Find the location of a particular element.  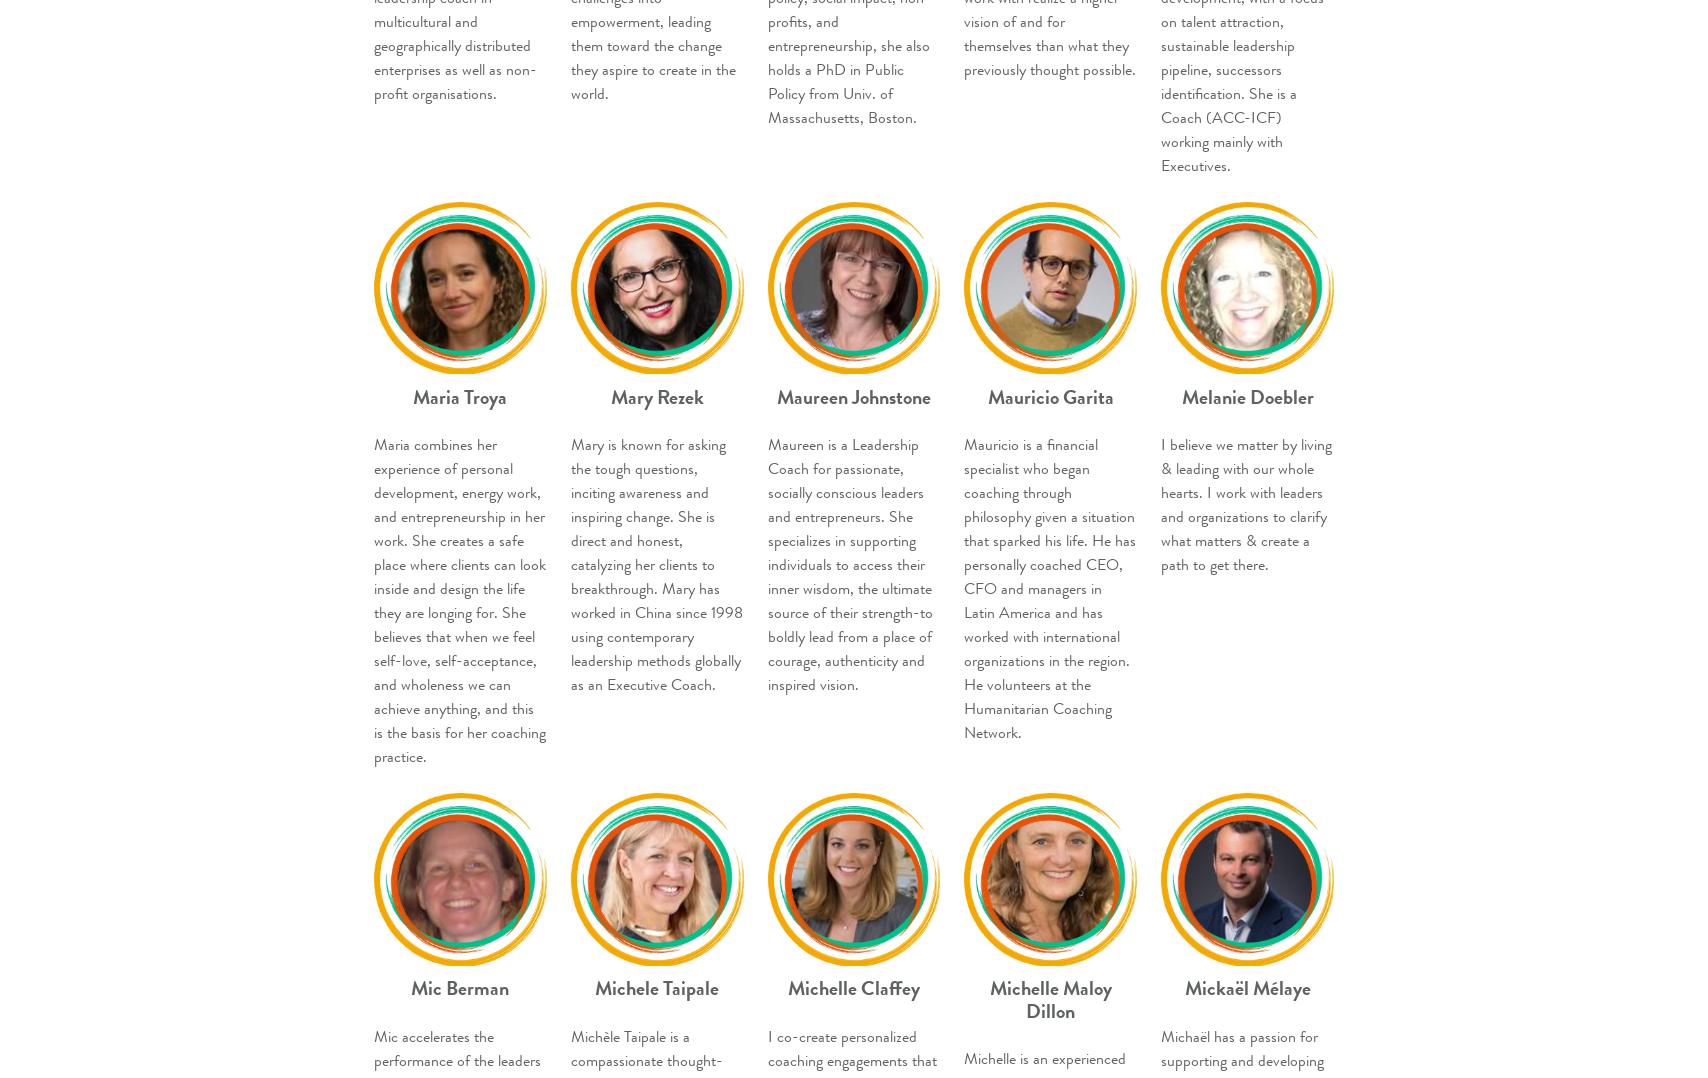

'Mickaël Mélaye' is located at coordinates (1183, 988).